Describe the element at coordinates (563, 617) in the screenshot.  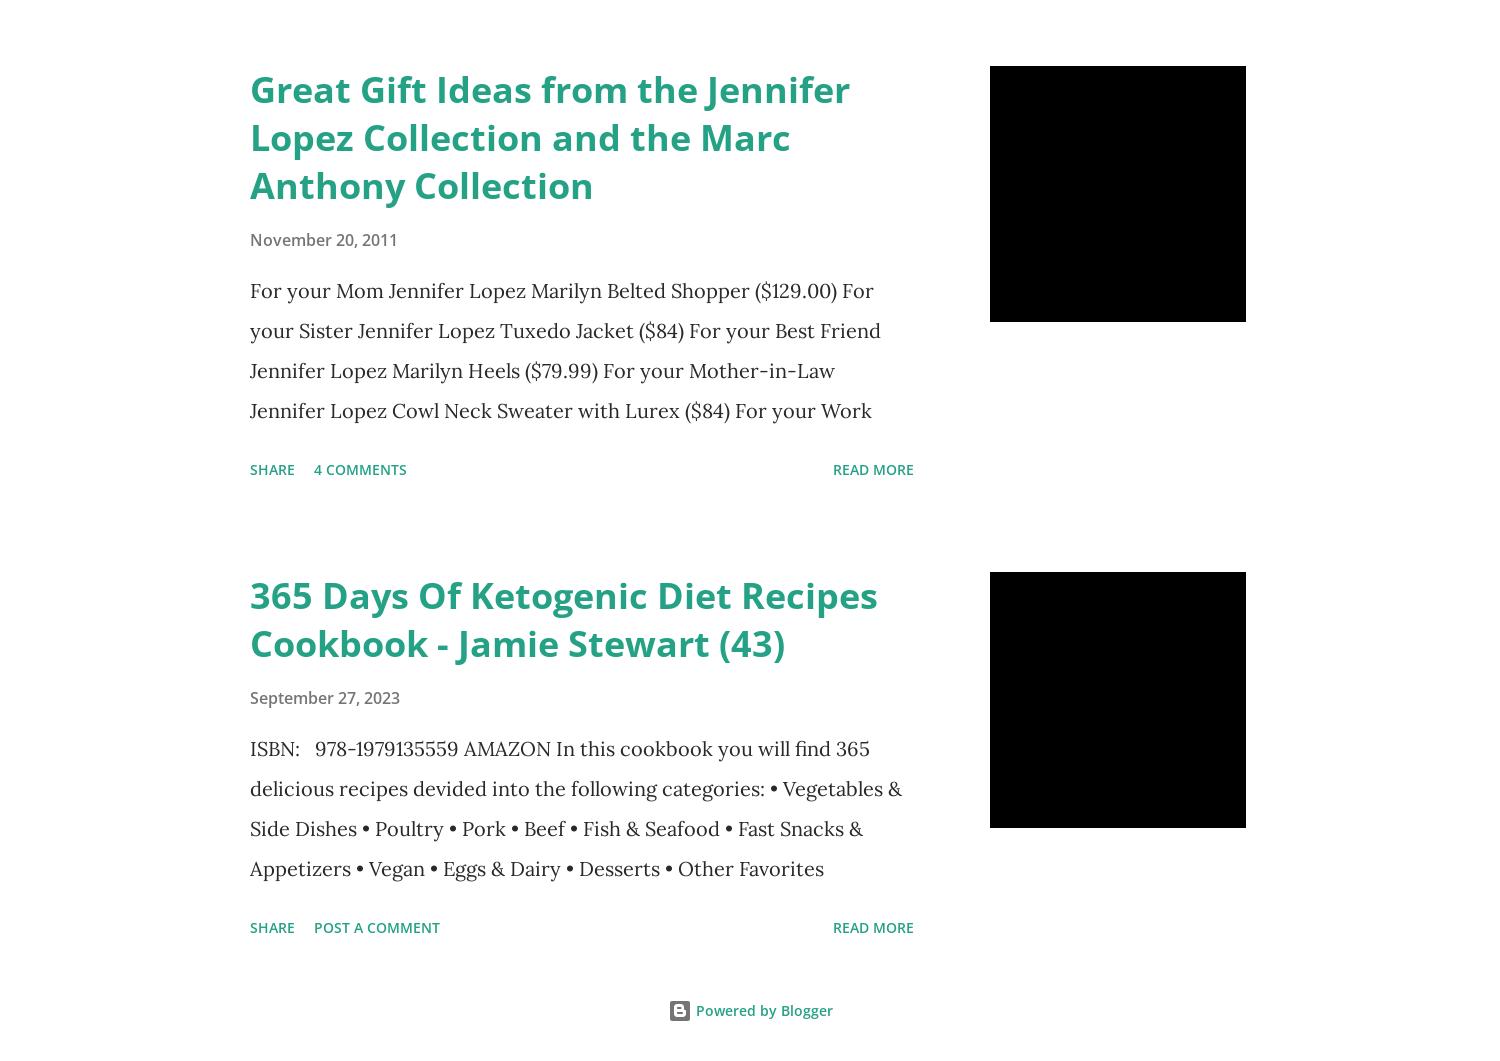
I see `'365 Days Of Ketogenic Diet Recipes Cookbook - Jamie Stewart (43)'` at that location.